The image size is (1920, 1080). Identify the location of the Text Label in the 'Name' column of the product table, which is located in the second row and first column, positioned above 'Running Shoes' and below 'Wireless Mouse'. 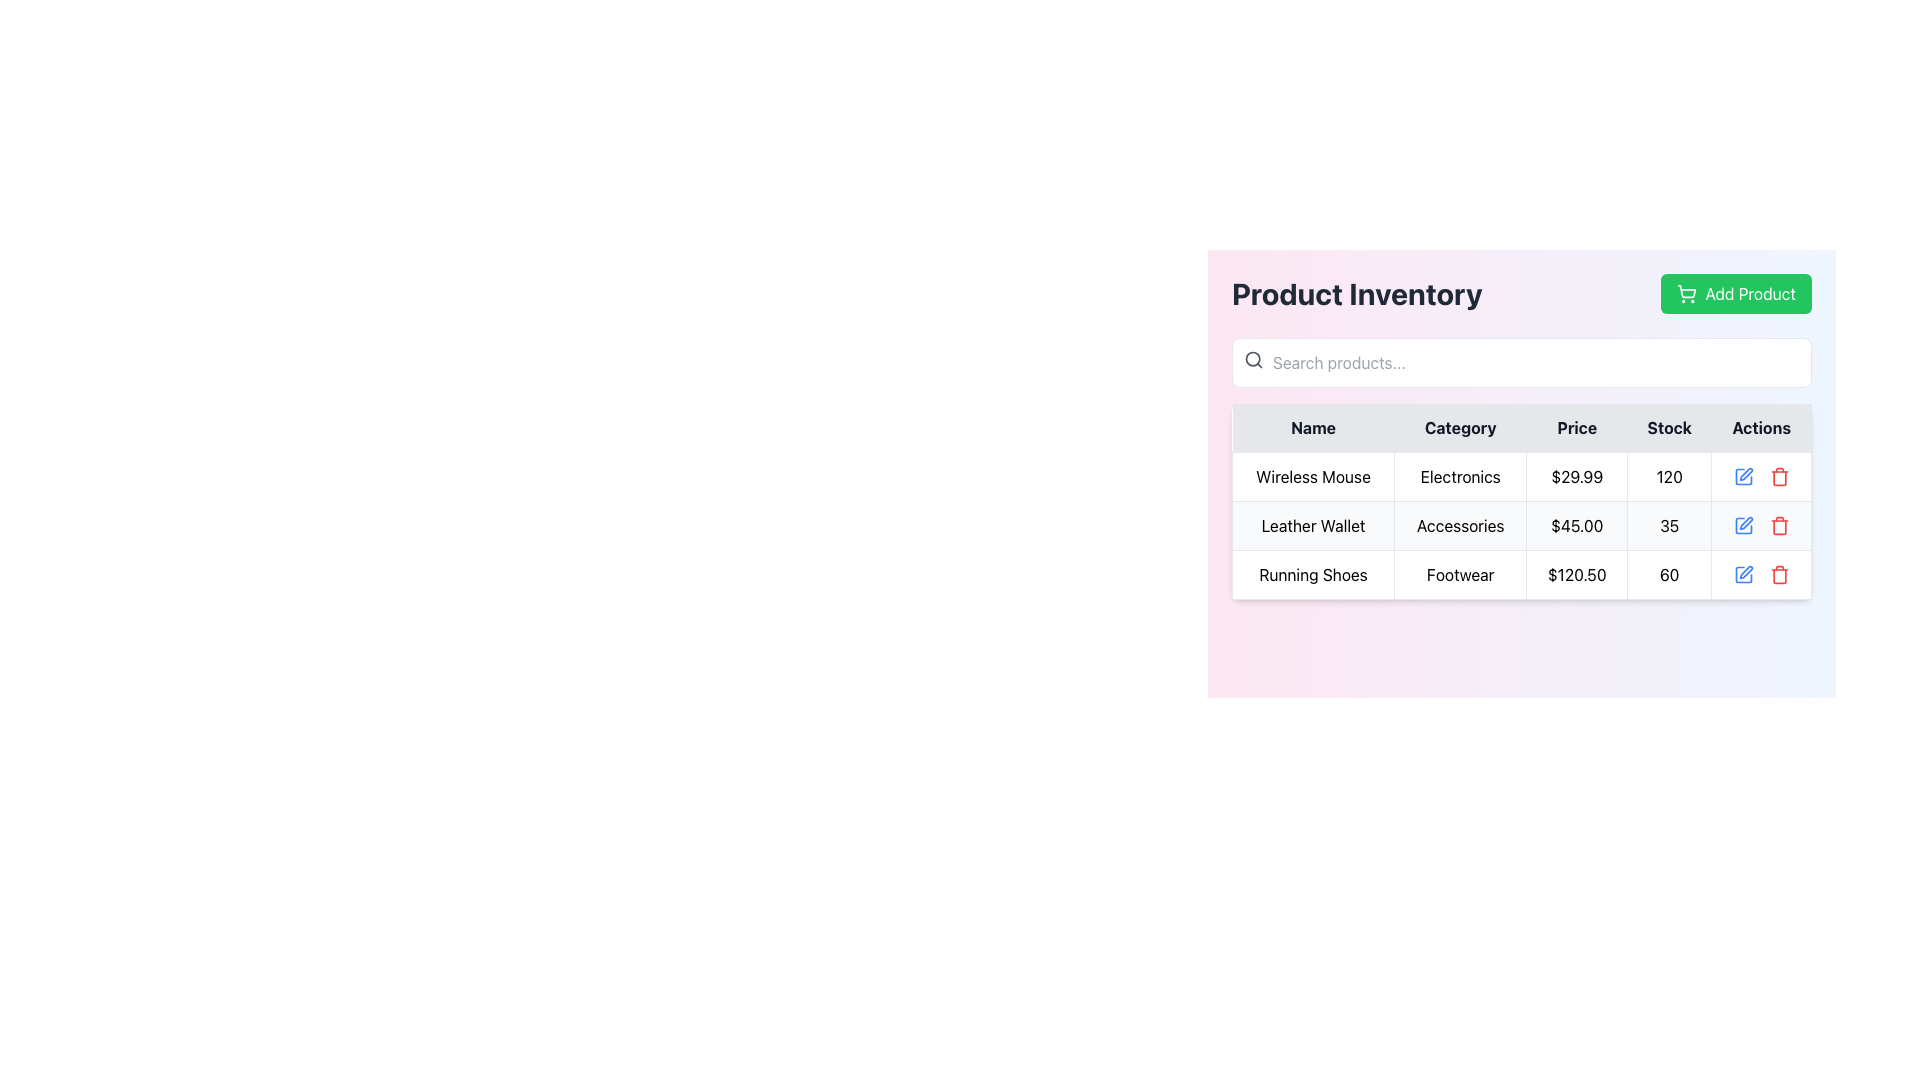
(1313, 524).